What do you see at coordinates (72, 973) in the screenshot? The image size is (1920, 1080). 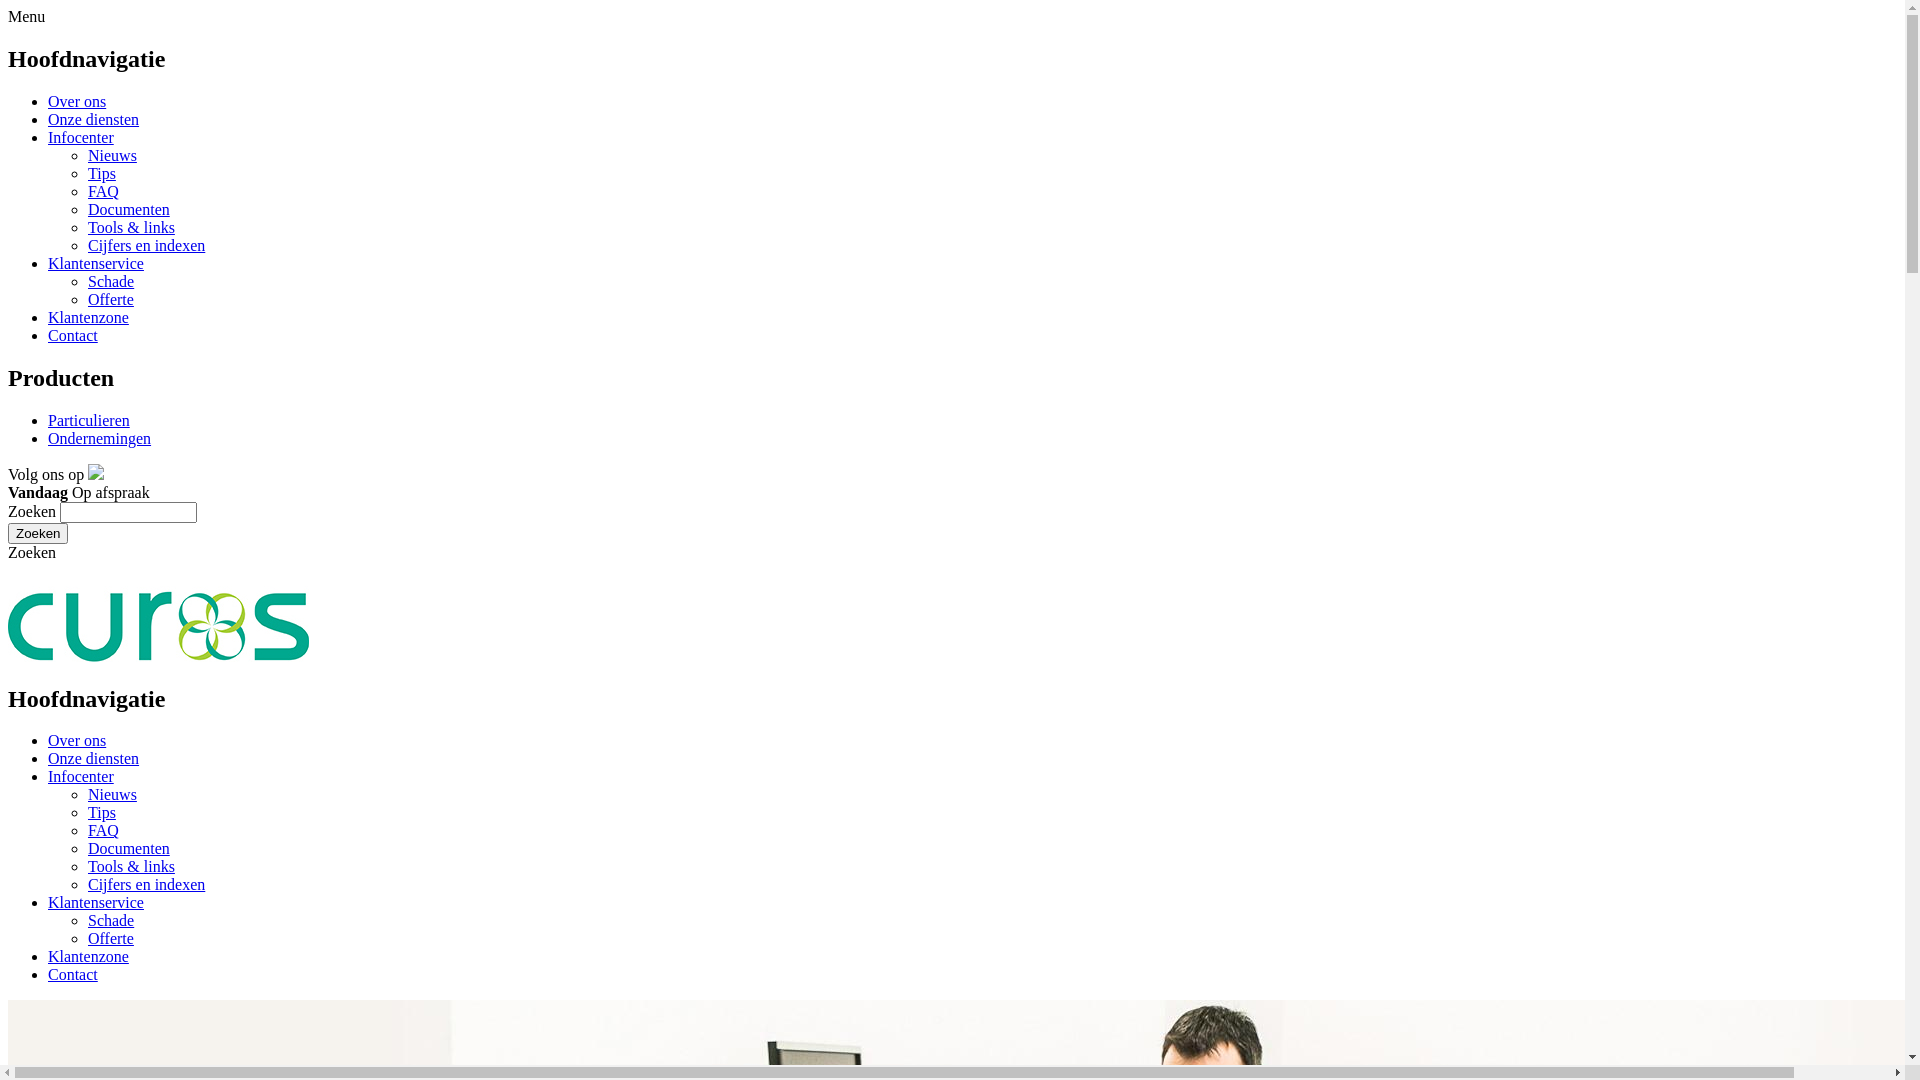 I see `'Contact'` at bounding box center [72, 973].